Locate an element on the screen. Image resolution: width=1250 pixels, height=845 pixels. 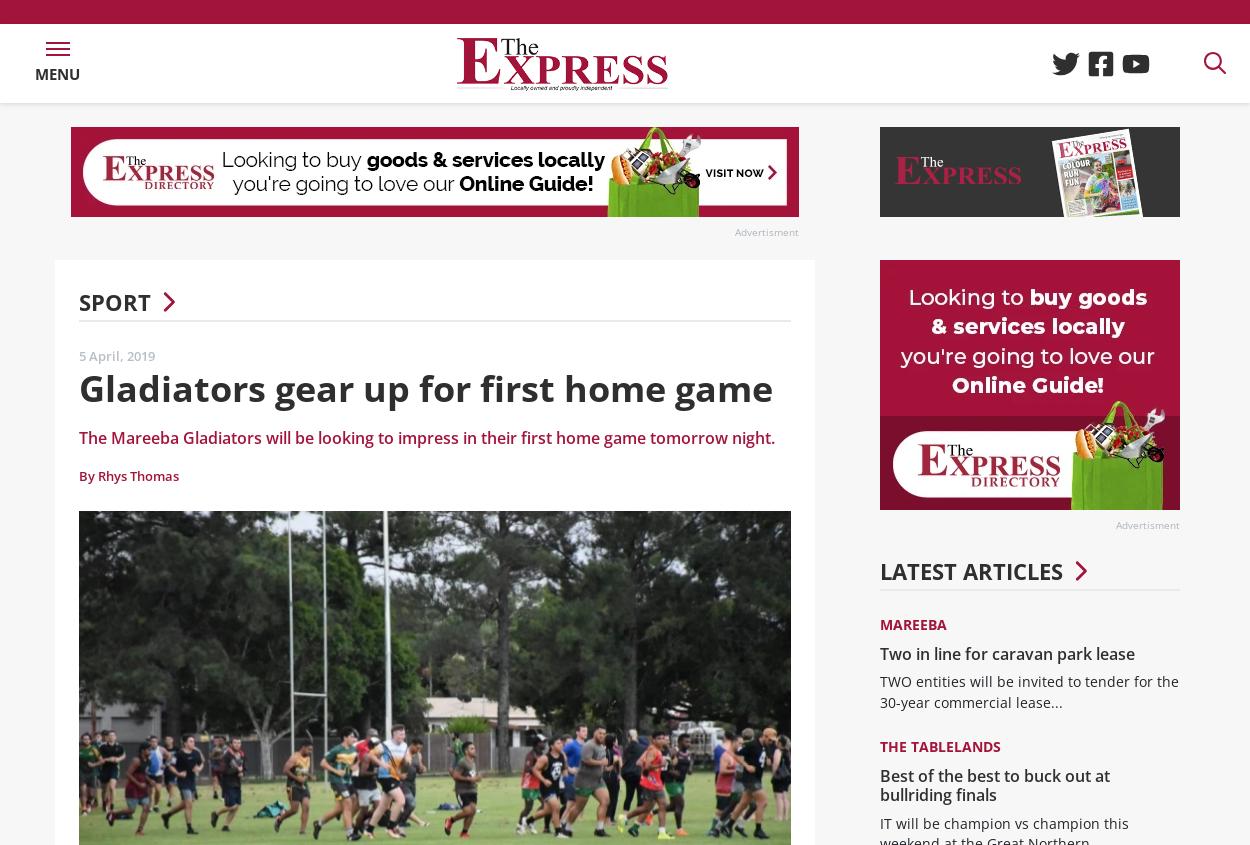
'5 April, 2019' is located at coordinates (116, 370).